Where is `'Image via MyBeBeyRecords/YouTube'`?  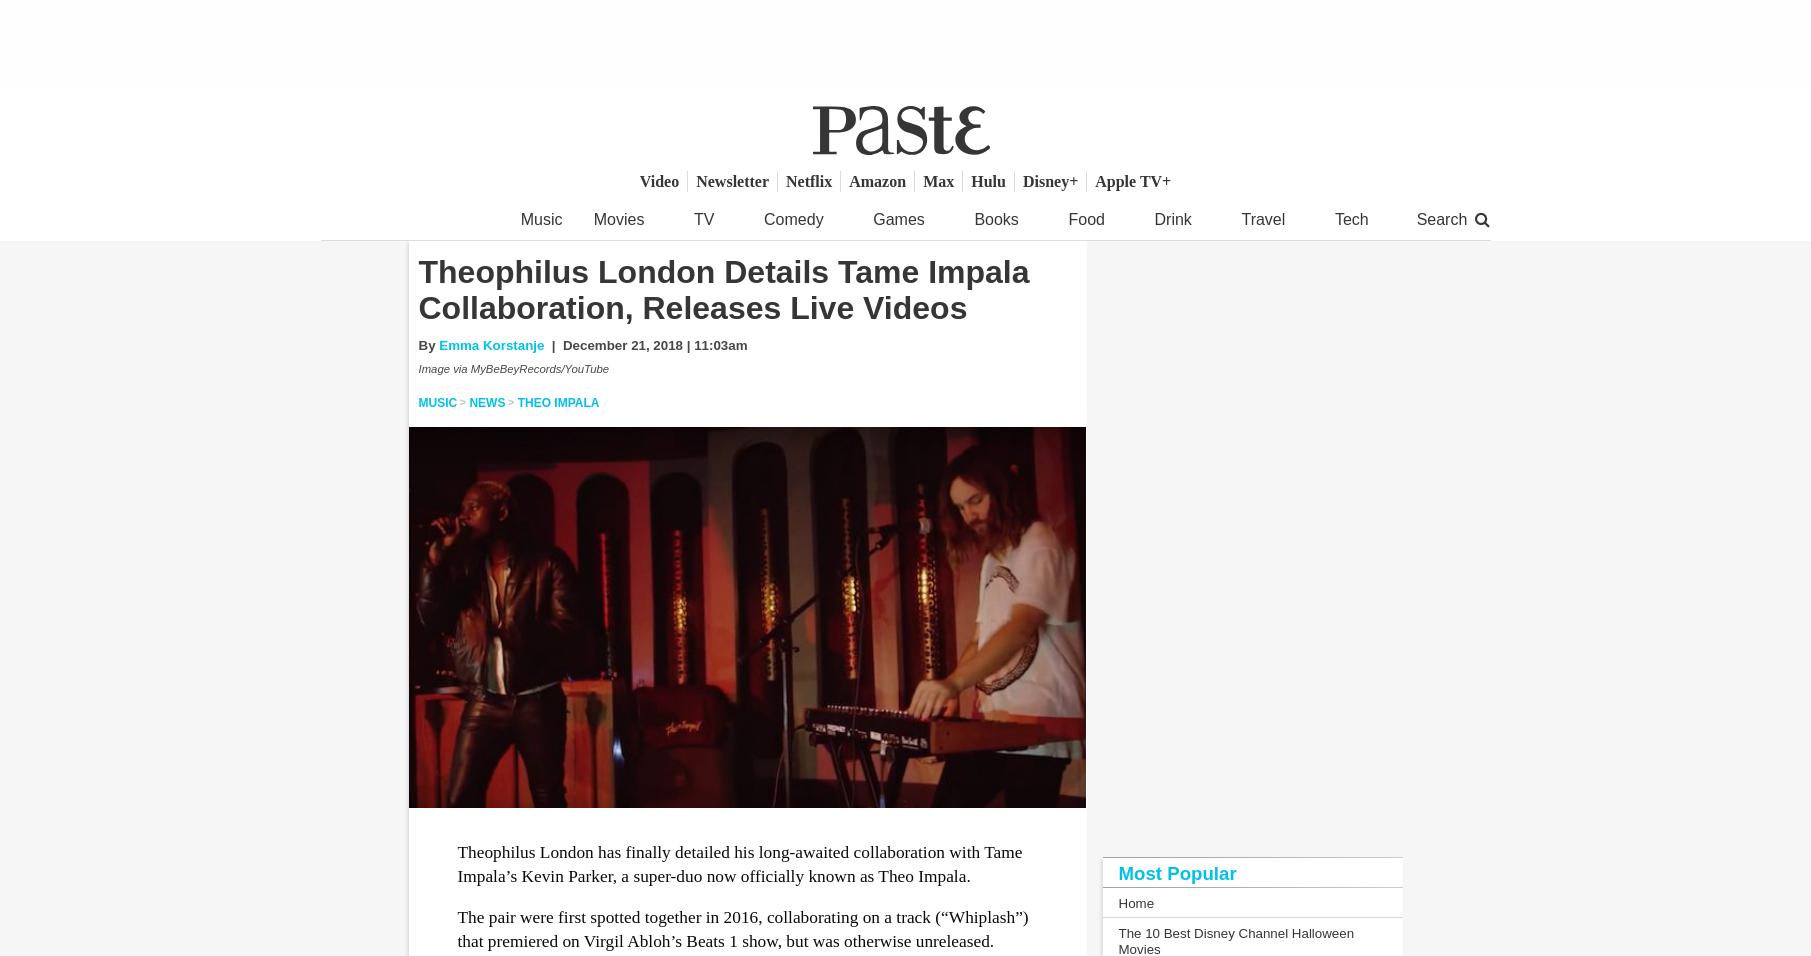
'Image via MyBeBeyRecords/YouTube' is located at coordinates (512, 367).